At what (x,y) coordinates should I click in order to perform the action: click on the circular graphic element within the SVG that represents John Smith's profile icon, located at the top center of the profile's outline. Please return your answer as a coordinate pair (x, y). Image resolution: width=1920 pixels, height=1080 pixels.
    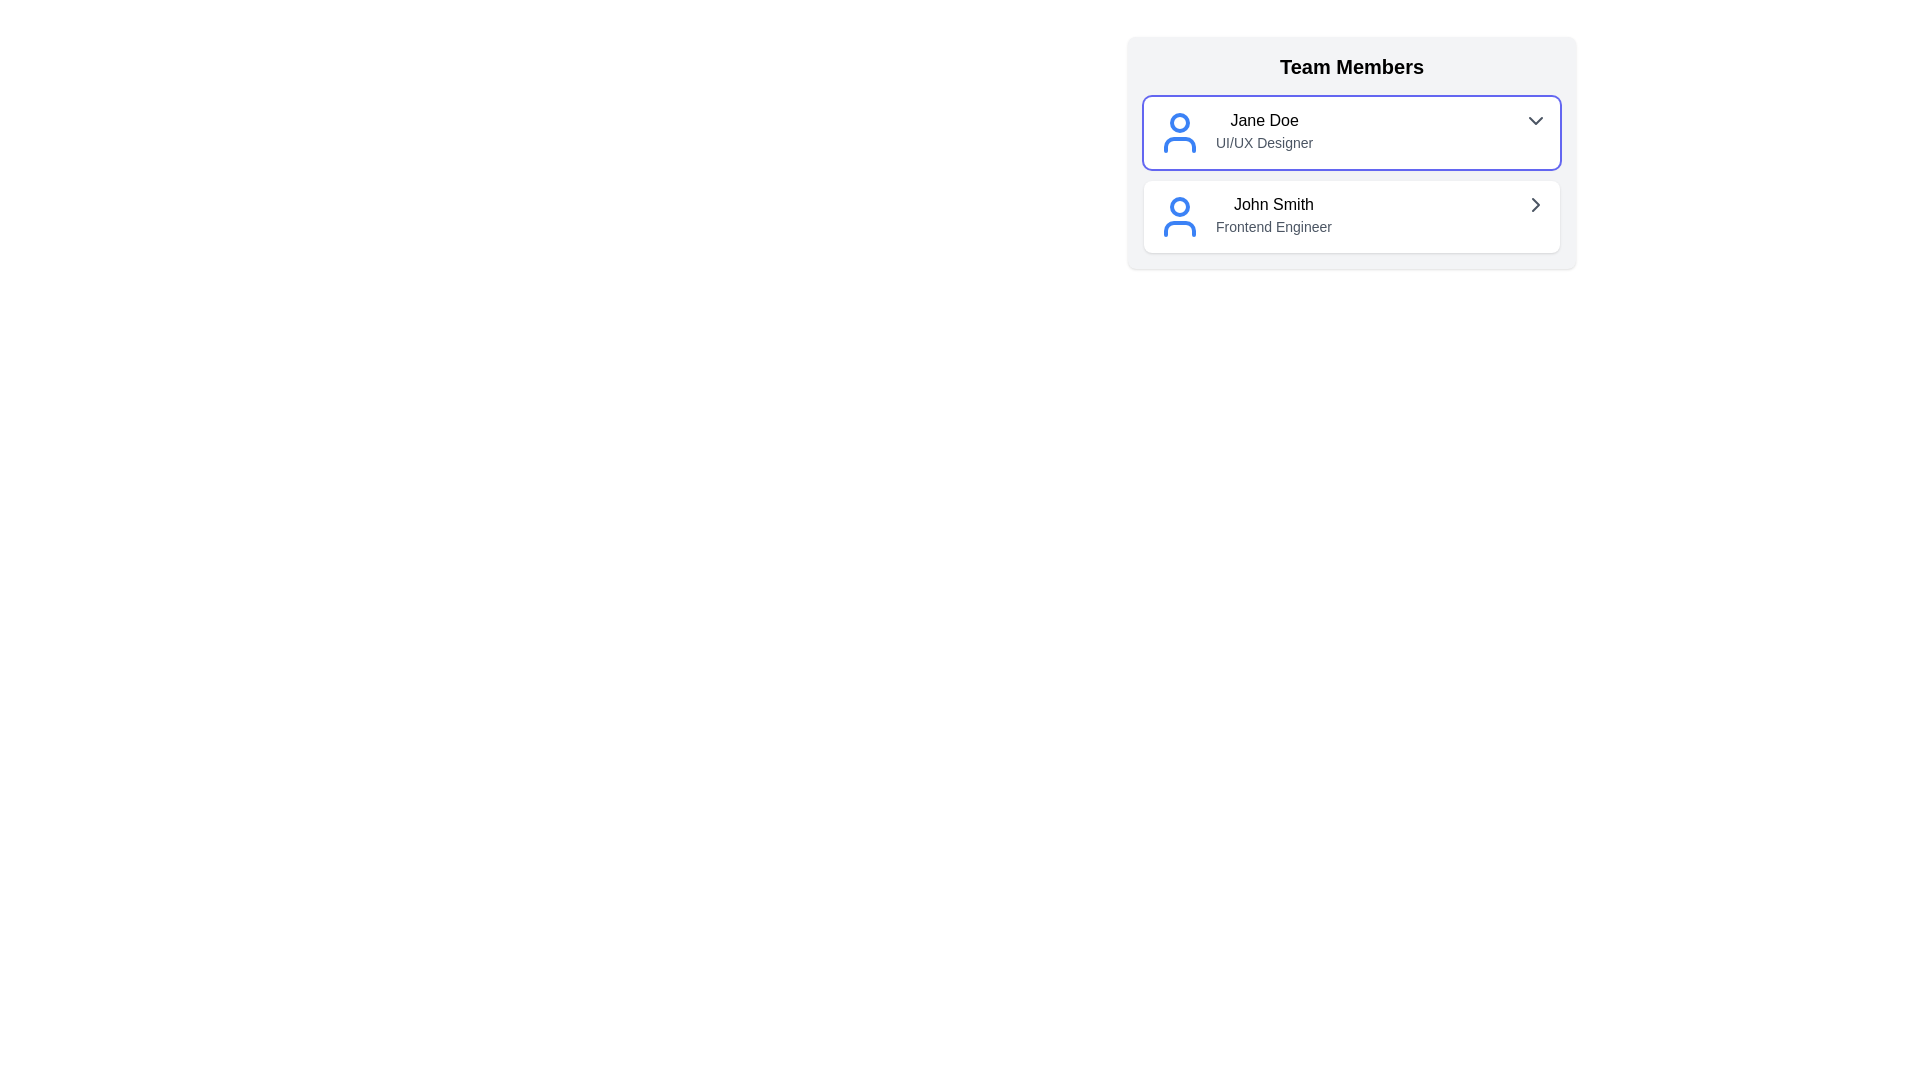
    Looking at the image, I should click on (1180, 207).